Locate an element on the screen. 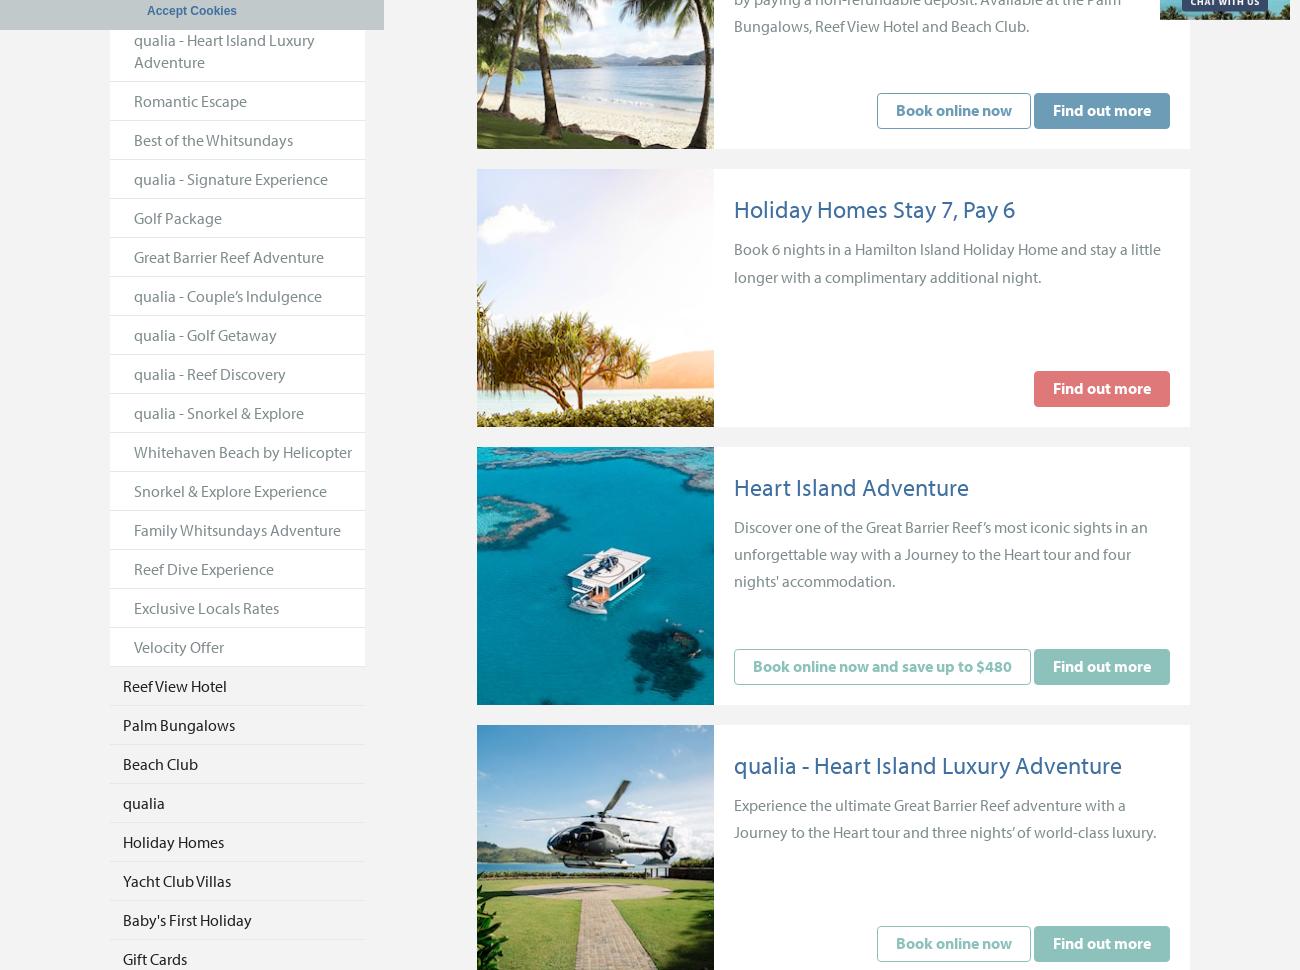 The image size is (1300, 970). 'Reef Dive Experience' is located at coordinates (133, 567).